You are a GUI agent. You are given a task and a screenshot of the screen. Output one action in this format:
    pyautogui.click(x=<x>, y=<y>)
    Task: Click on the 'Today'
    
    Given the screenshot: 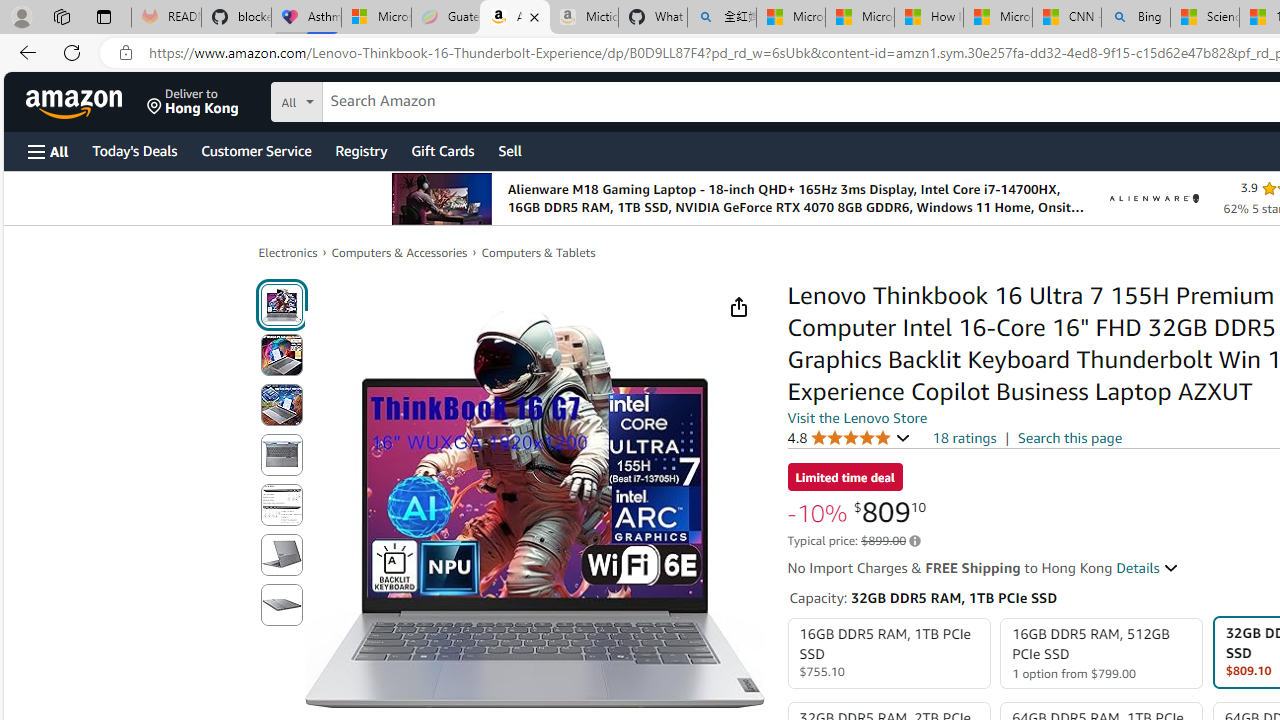 What is the action you would take?
    pyautogui.click(x=133, y=149)
    